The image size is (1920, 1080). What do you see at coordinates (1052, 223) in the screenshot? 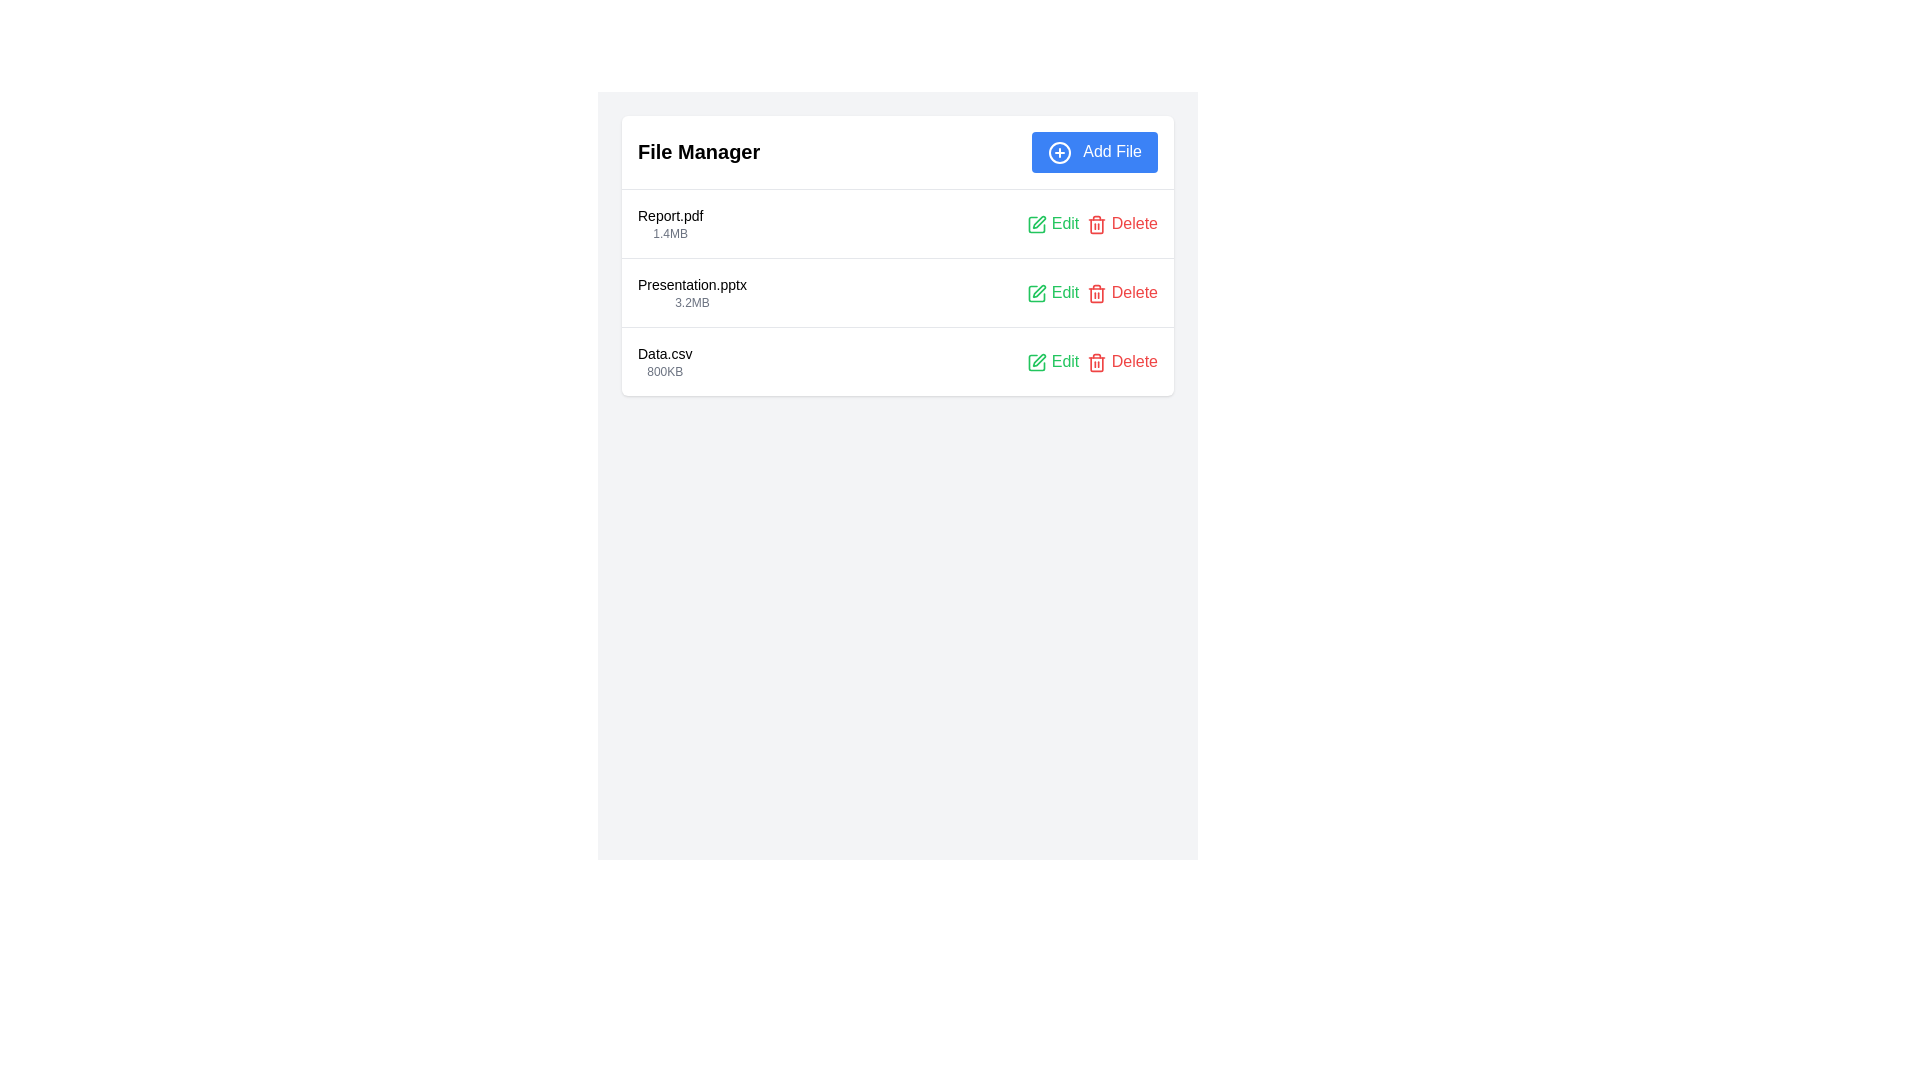
I see `the 'Edit' button, which is a green-colored text element with a pencil icon, located at the right end of the row for the file 'Report.pdf'` at bounding box center [1052, 223].